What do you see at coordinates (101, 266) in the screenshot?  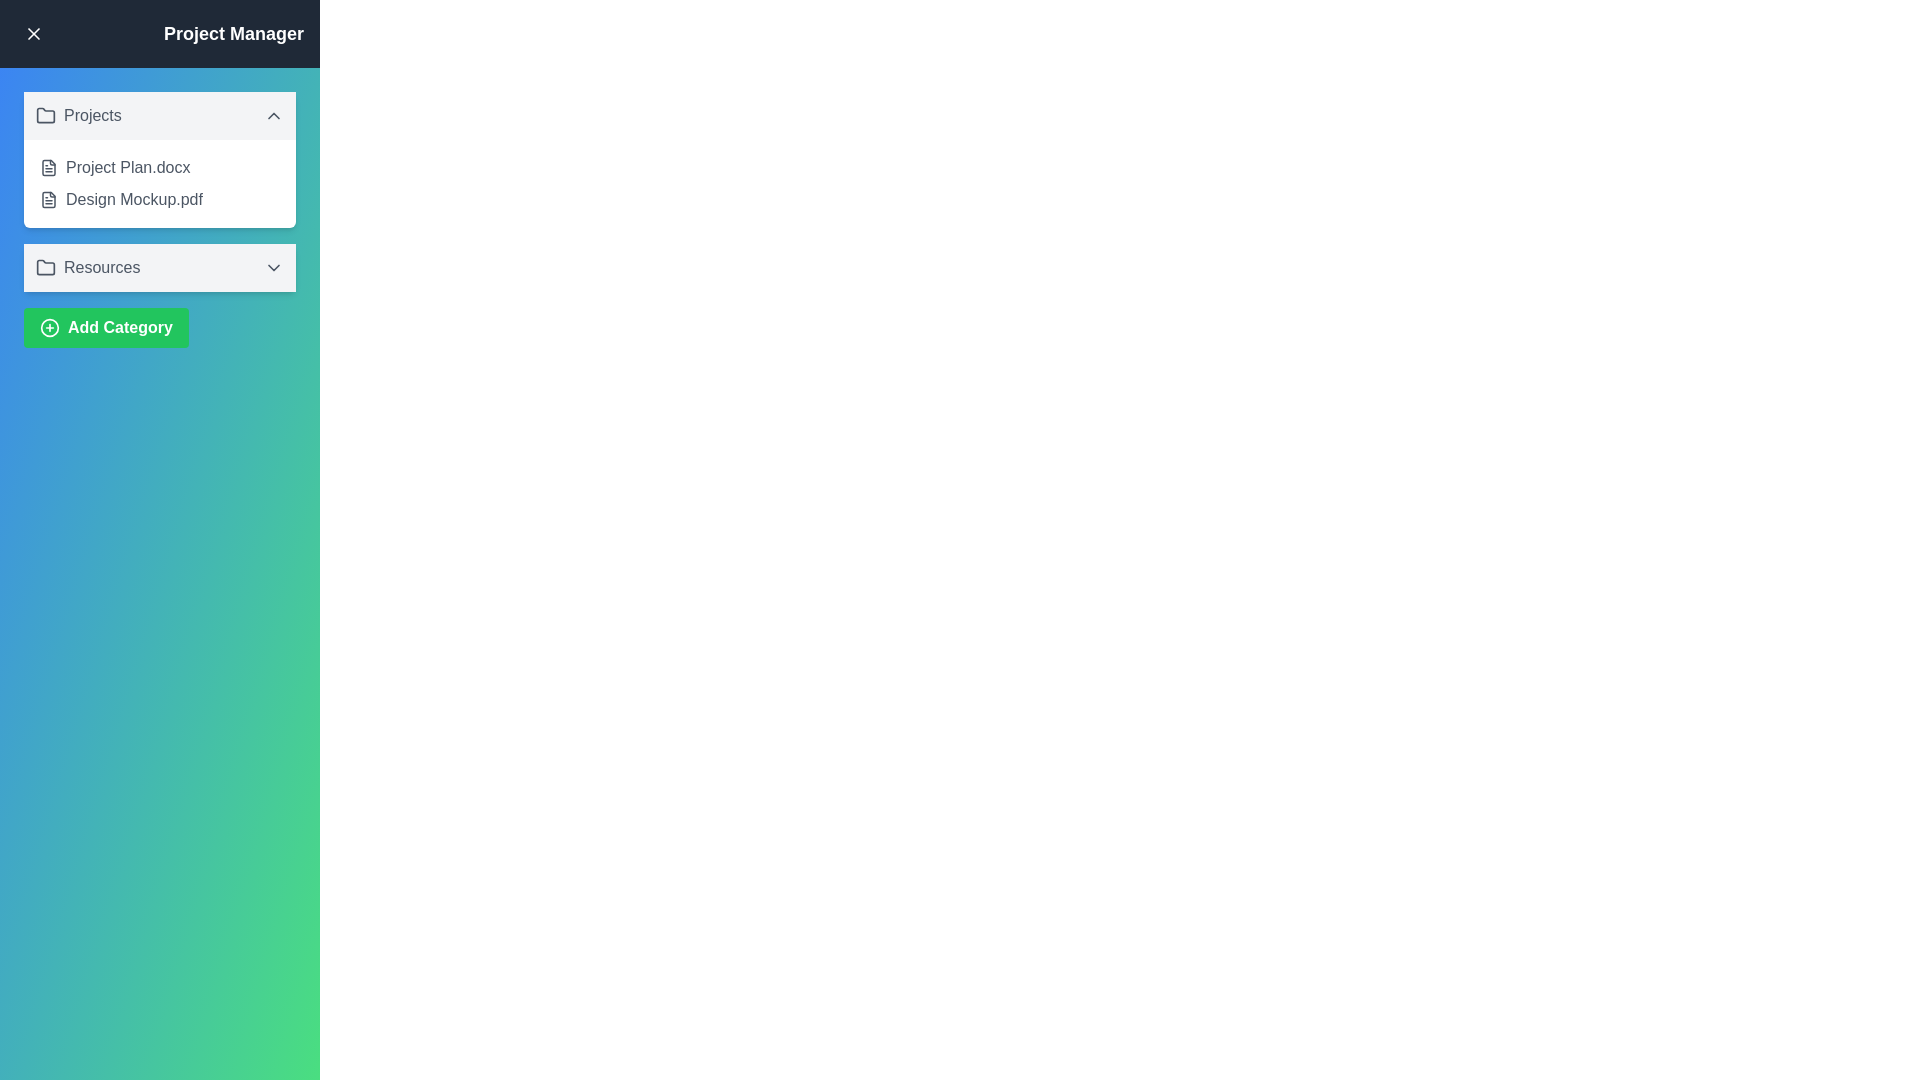 I see `the text label that indicates the folder-like icon in the collapsible menu below the 'Projects' menu item, which serves` at bounding box center [101, 266].